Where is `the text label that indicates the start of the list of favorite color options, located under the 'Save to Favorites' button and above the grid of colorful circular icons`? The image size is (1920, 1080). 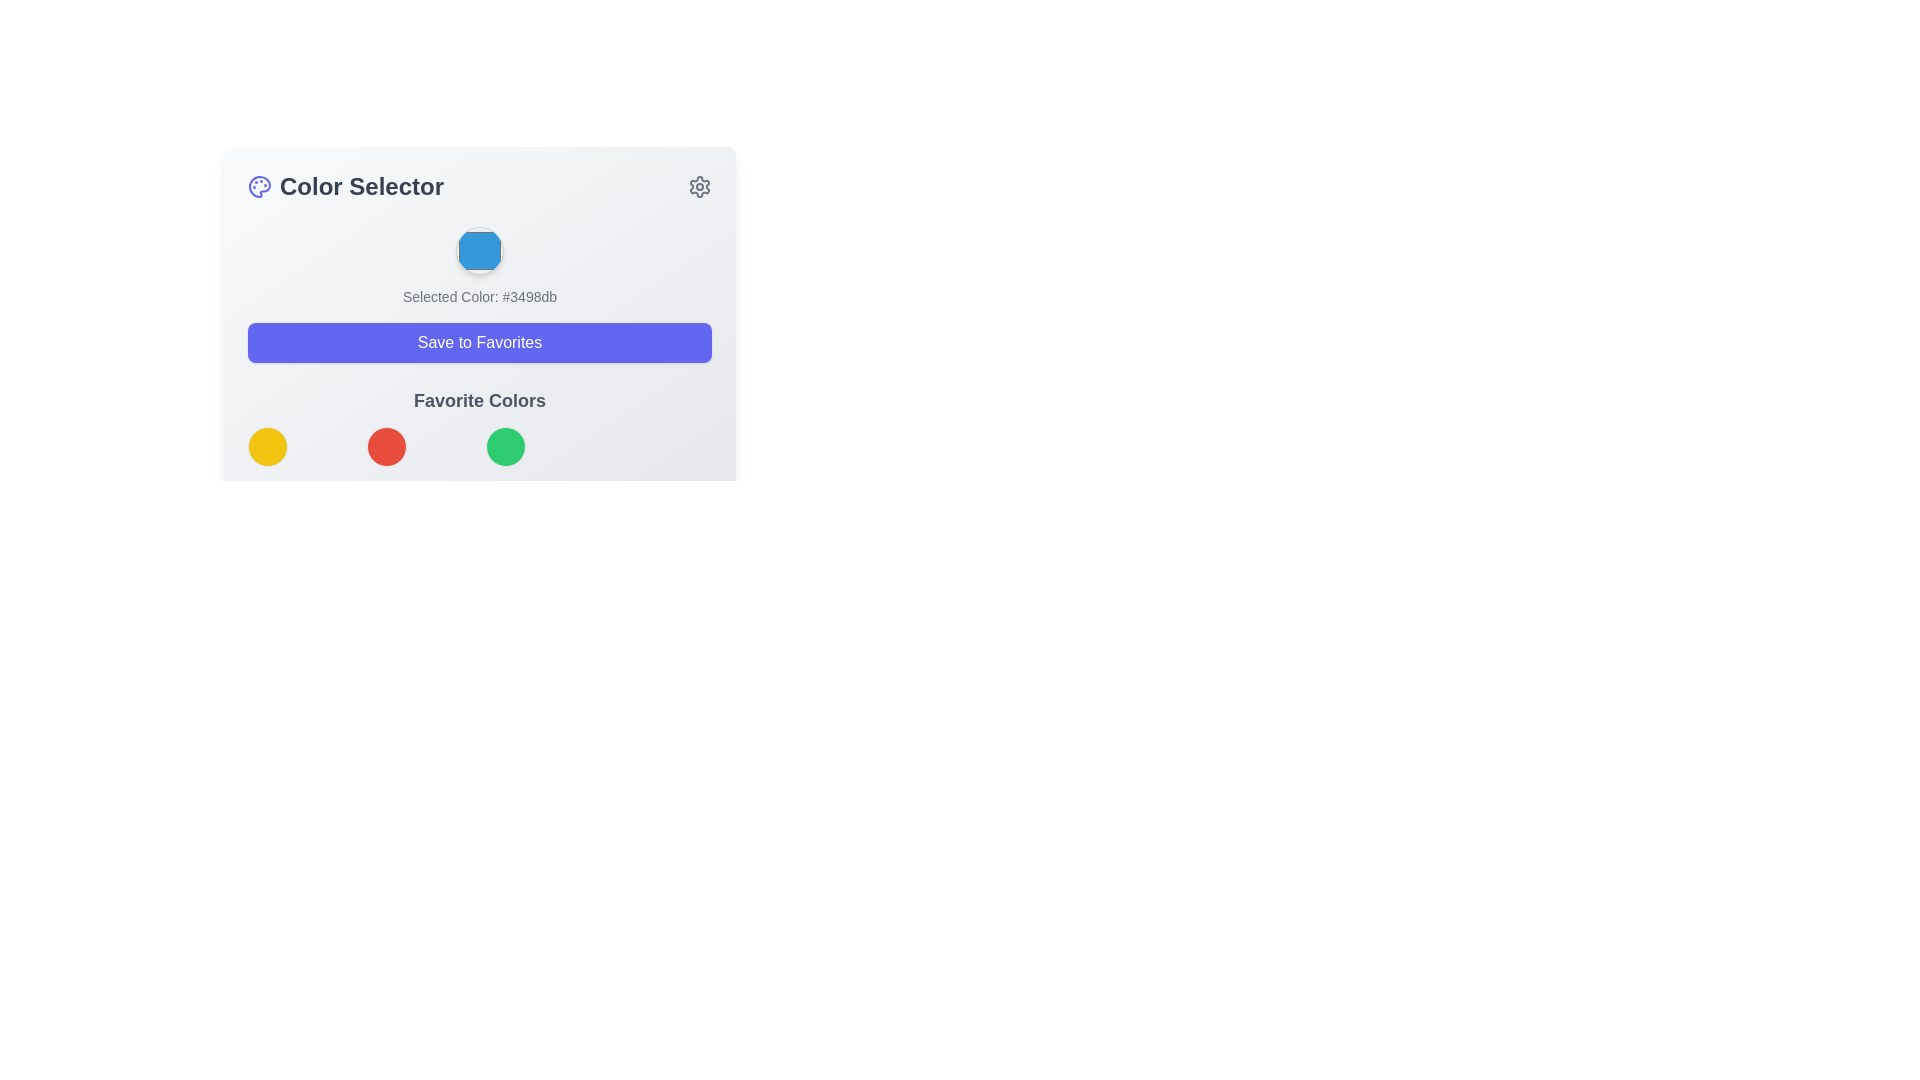 the text label that indicates the start of the list of favorite color options, located under the 'Save to Favorites' button and above the grid of colorful circular icons is located at coordinates (480, 401).